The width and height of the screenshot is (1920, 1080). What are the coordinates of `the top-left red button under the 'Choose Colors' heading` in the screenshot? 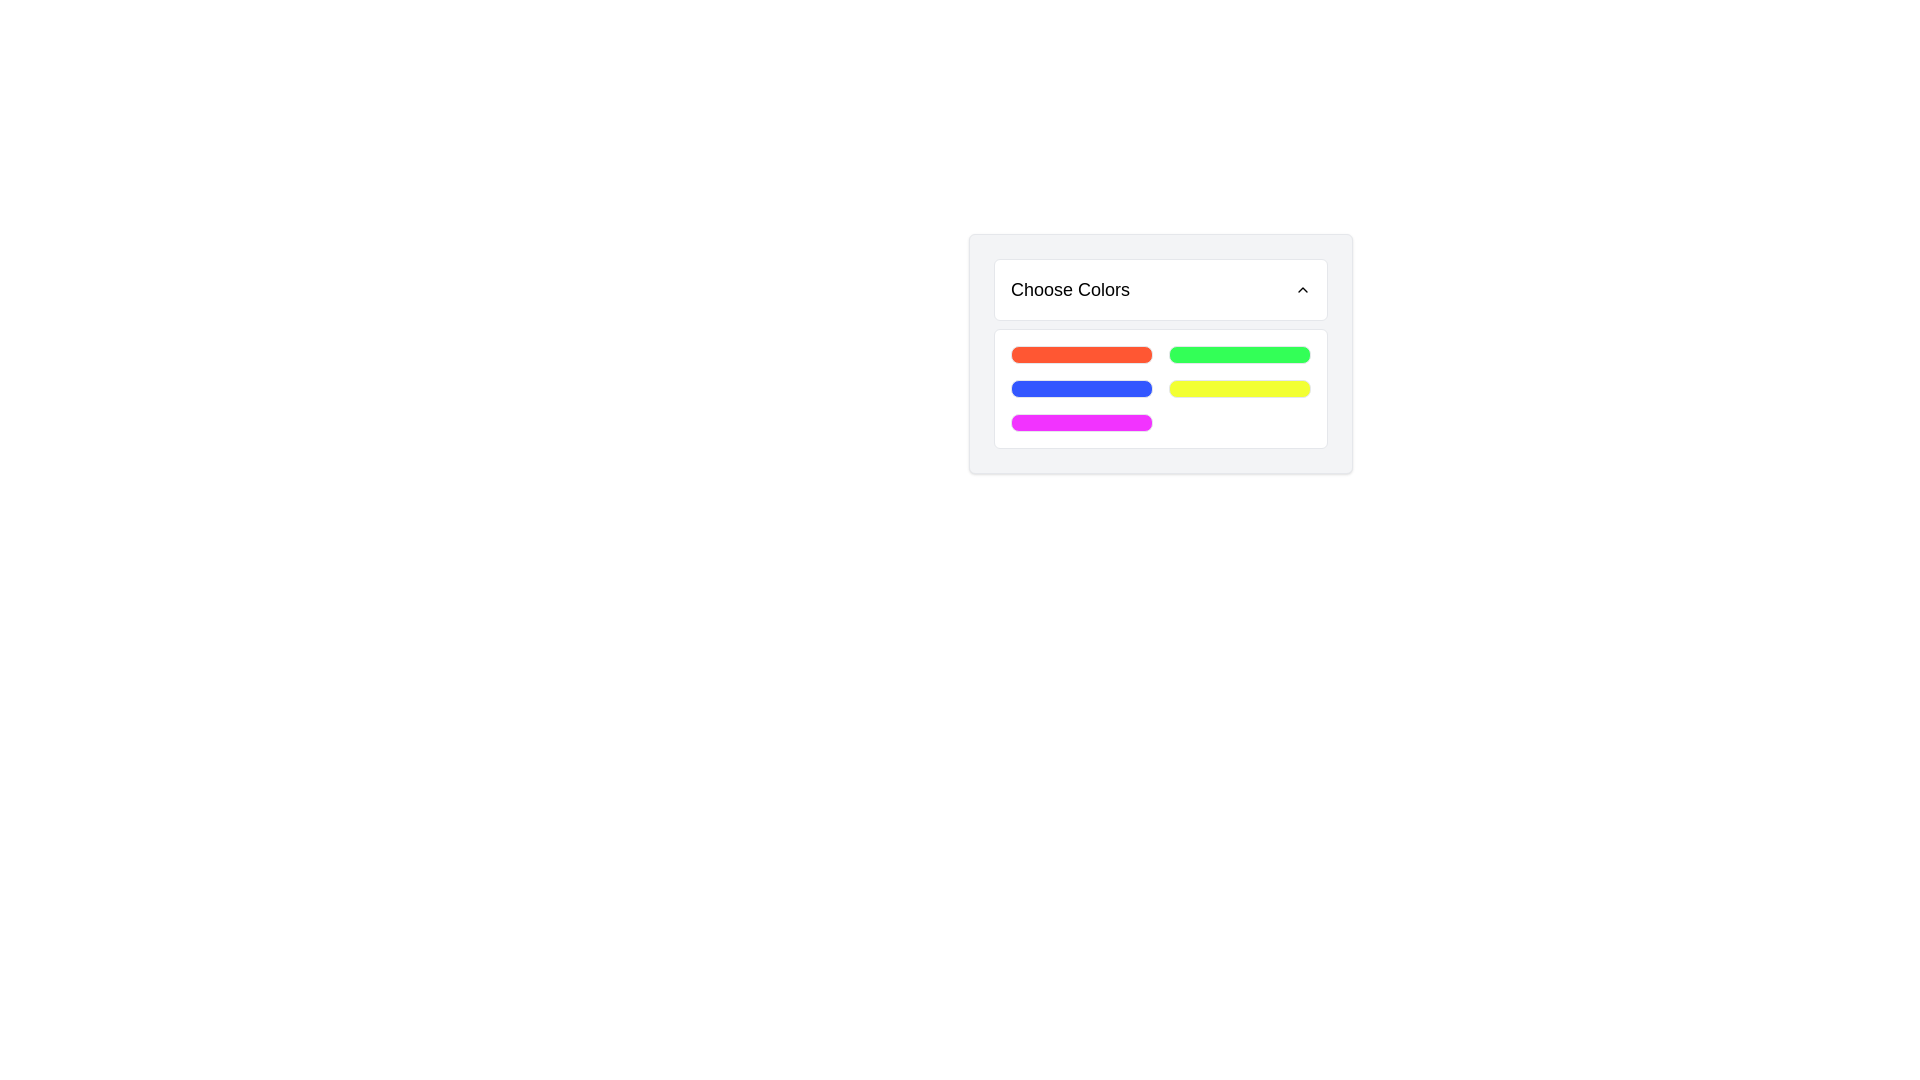 It's located at (1080, 353).